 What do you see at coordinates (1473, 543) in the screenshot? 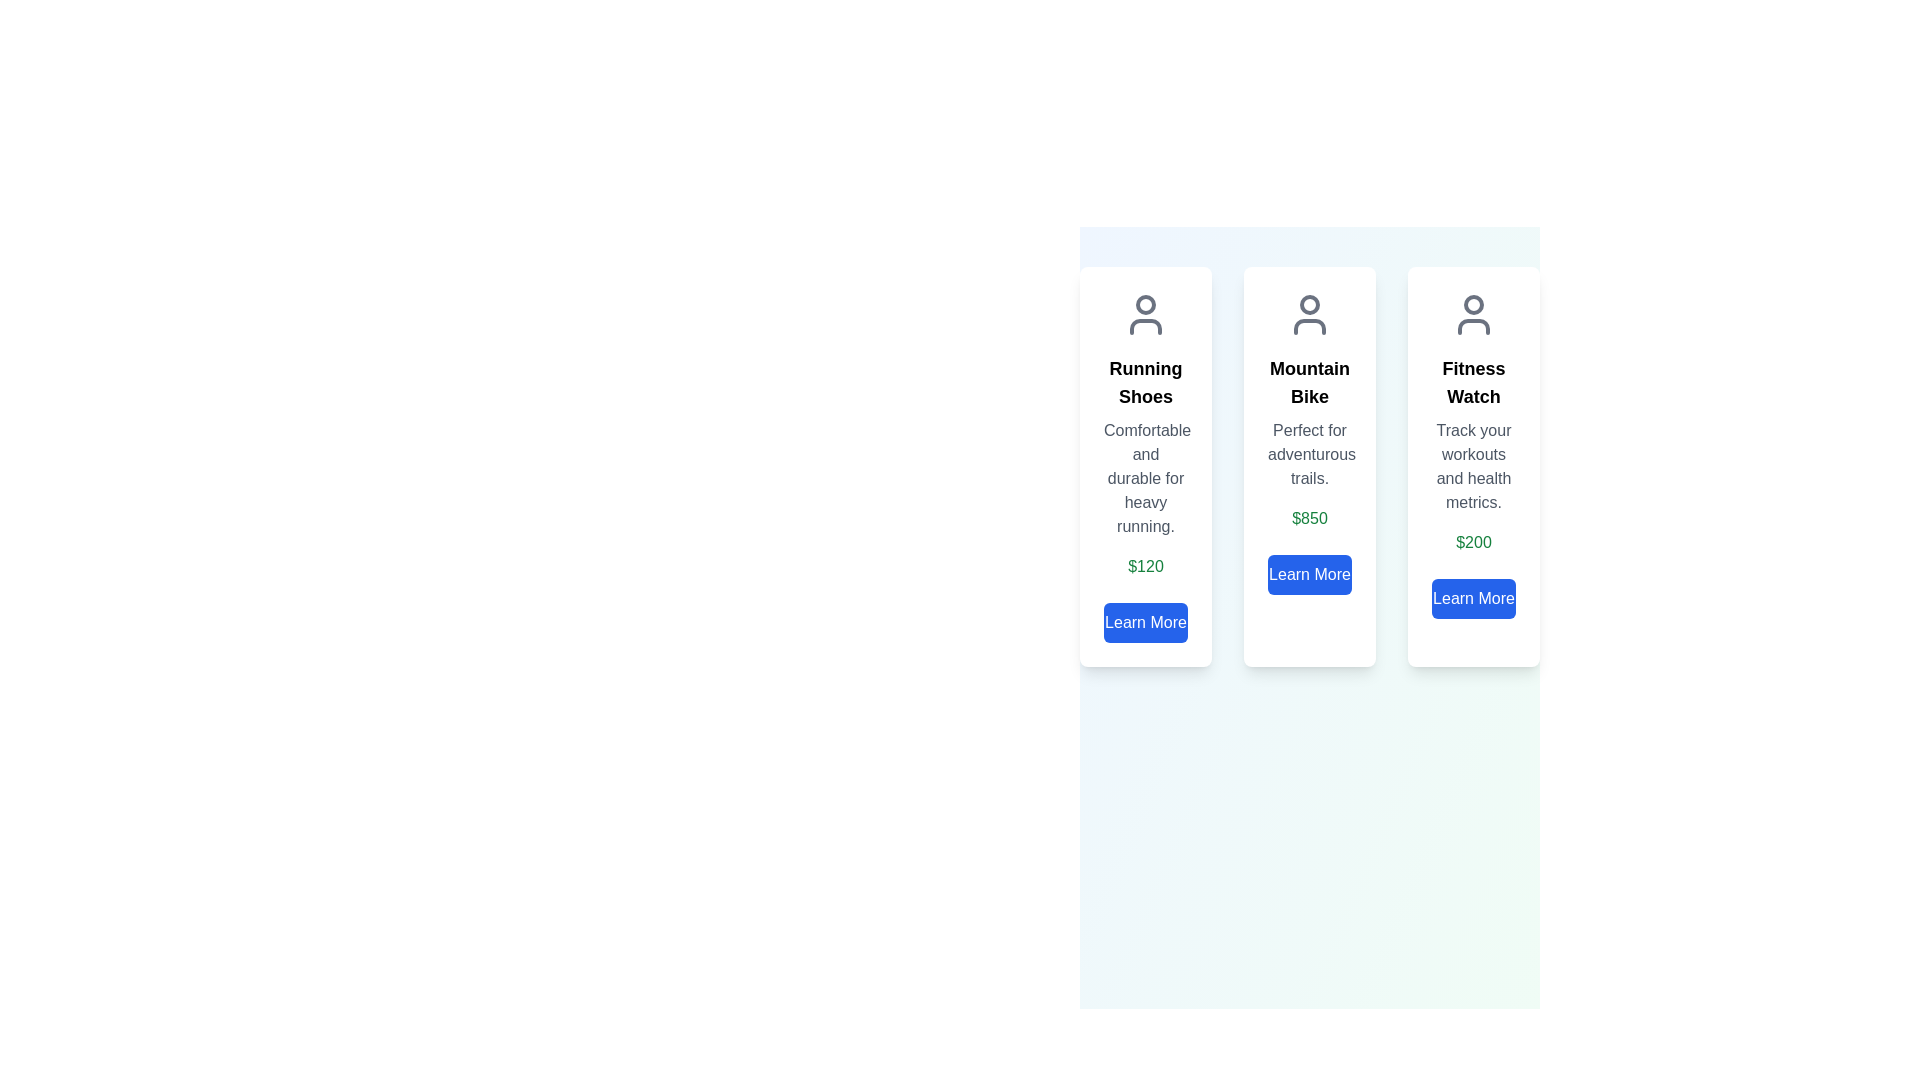
I see `the text label displaying the price '$200' in green text, located in the third card on the right, above the 'Learn More' button` at bounding box center [1473, 543].